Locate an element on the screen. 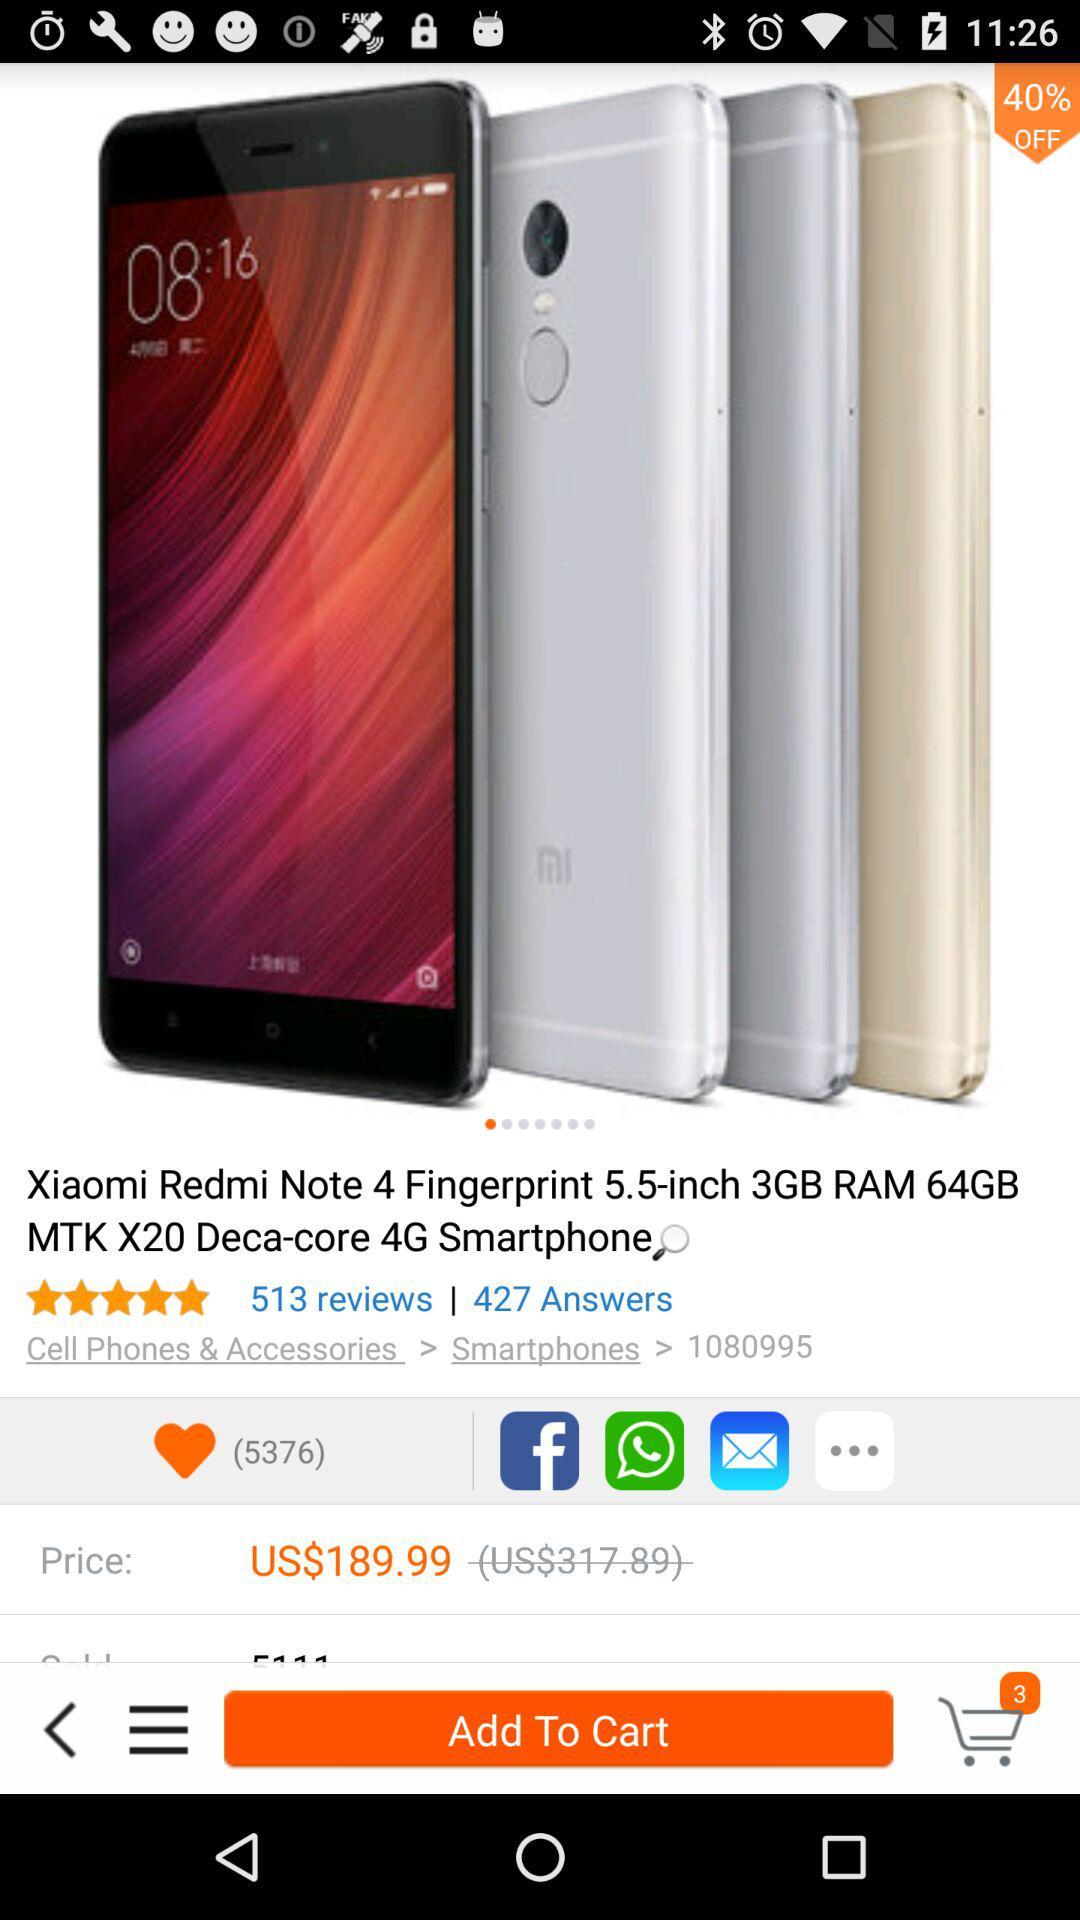 This screenshot has width=1080, height=1920. photo of the phone is located at coordinates (490, 1124).